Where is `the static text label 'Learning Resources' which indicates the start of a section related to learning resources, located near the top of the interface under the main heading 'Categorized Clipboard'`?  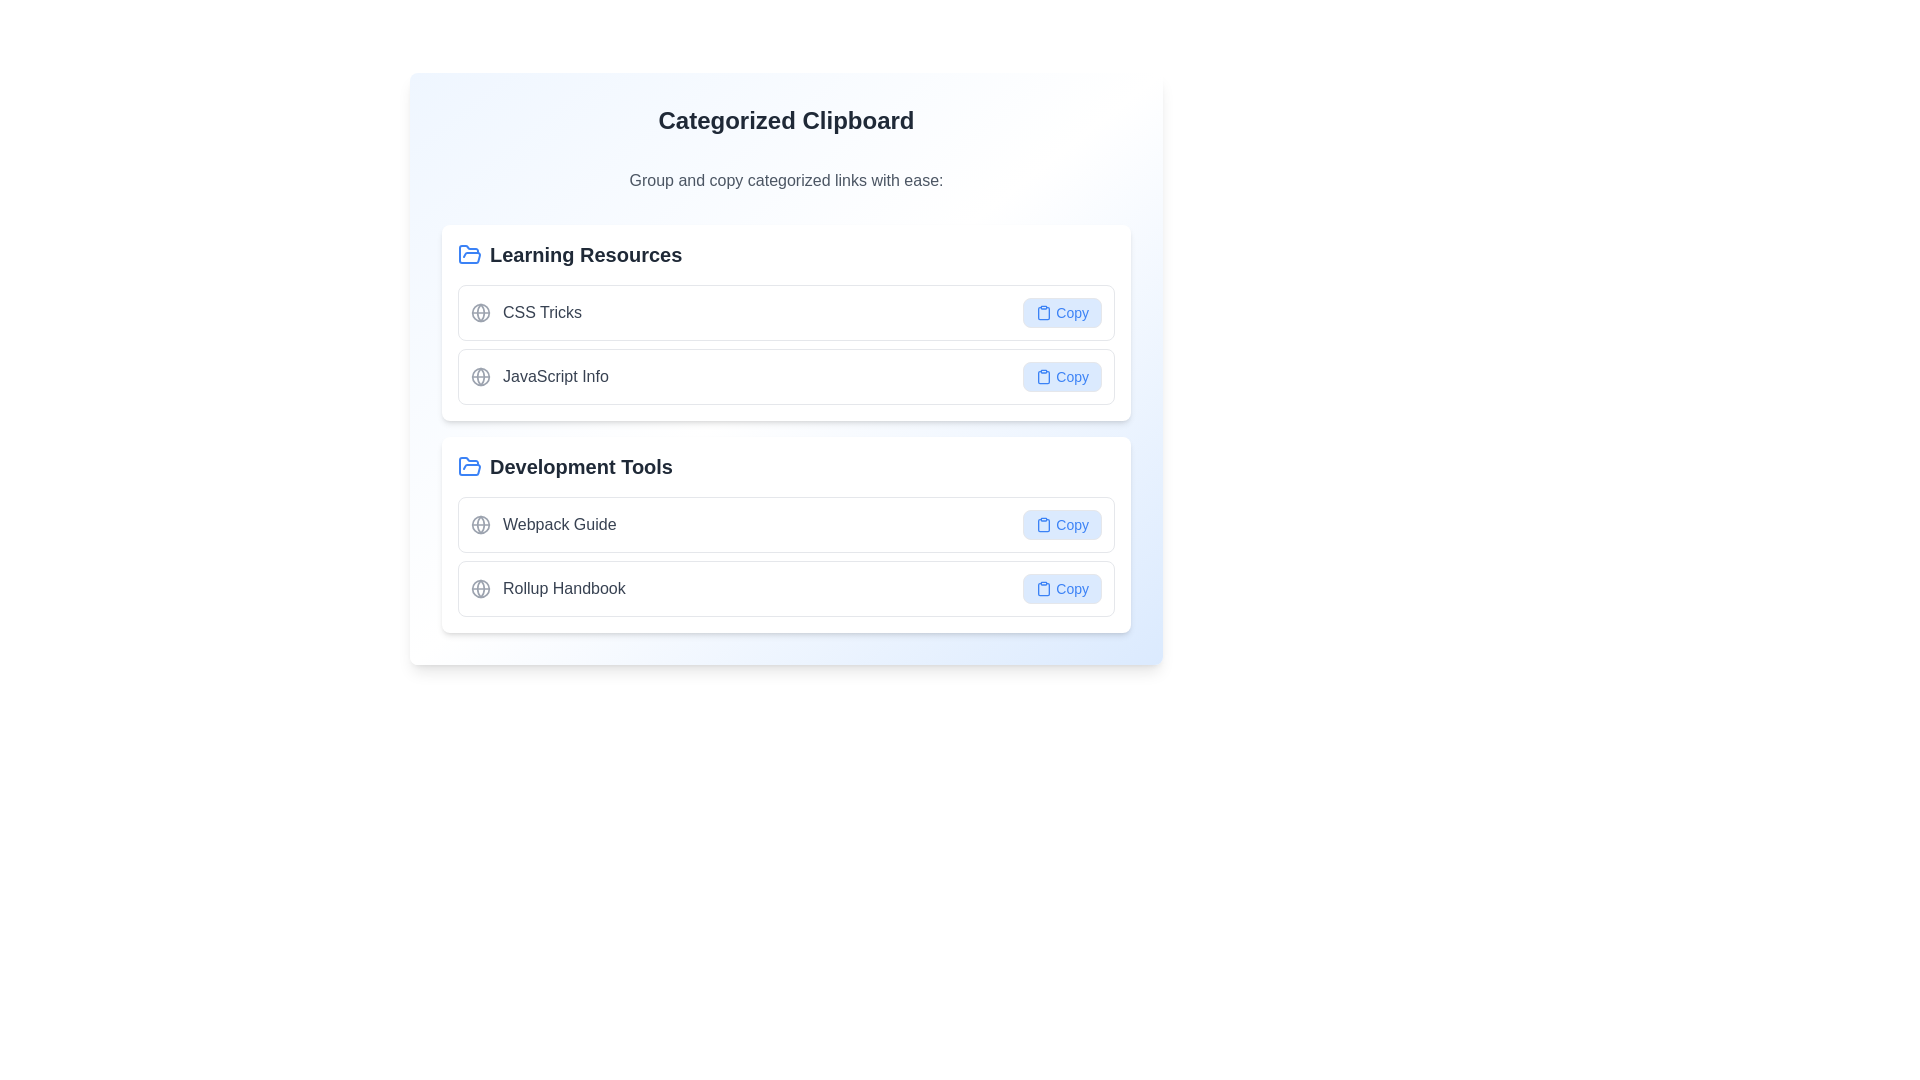
the static text label 'Learning Resources' which indicates the start of a section related to learning resources, located near the top of the interface under the main heading 'Categorized Clipboard' is located at coordinates (585, 253).